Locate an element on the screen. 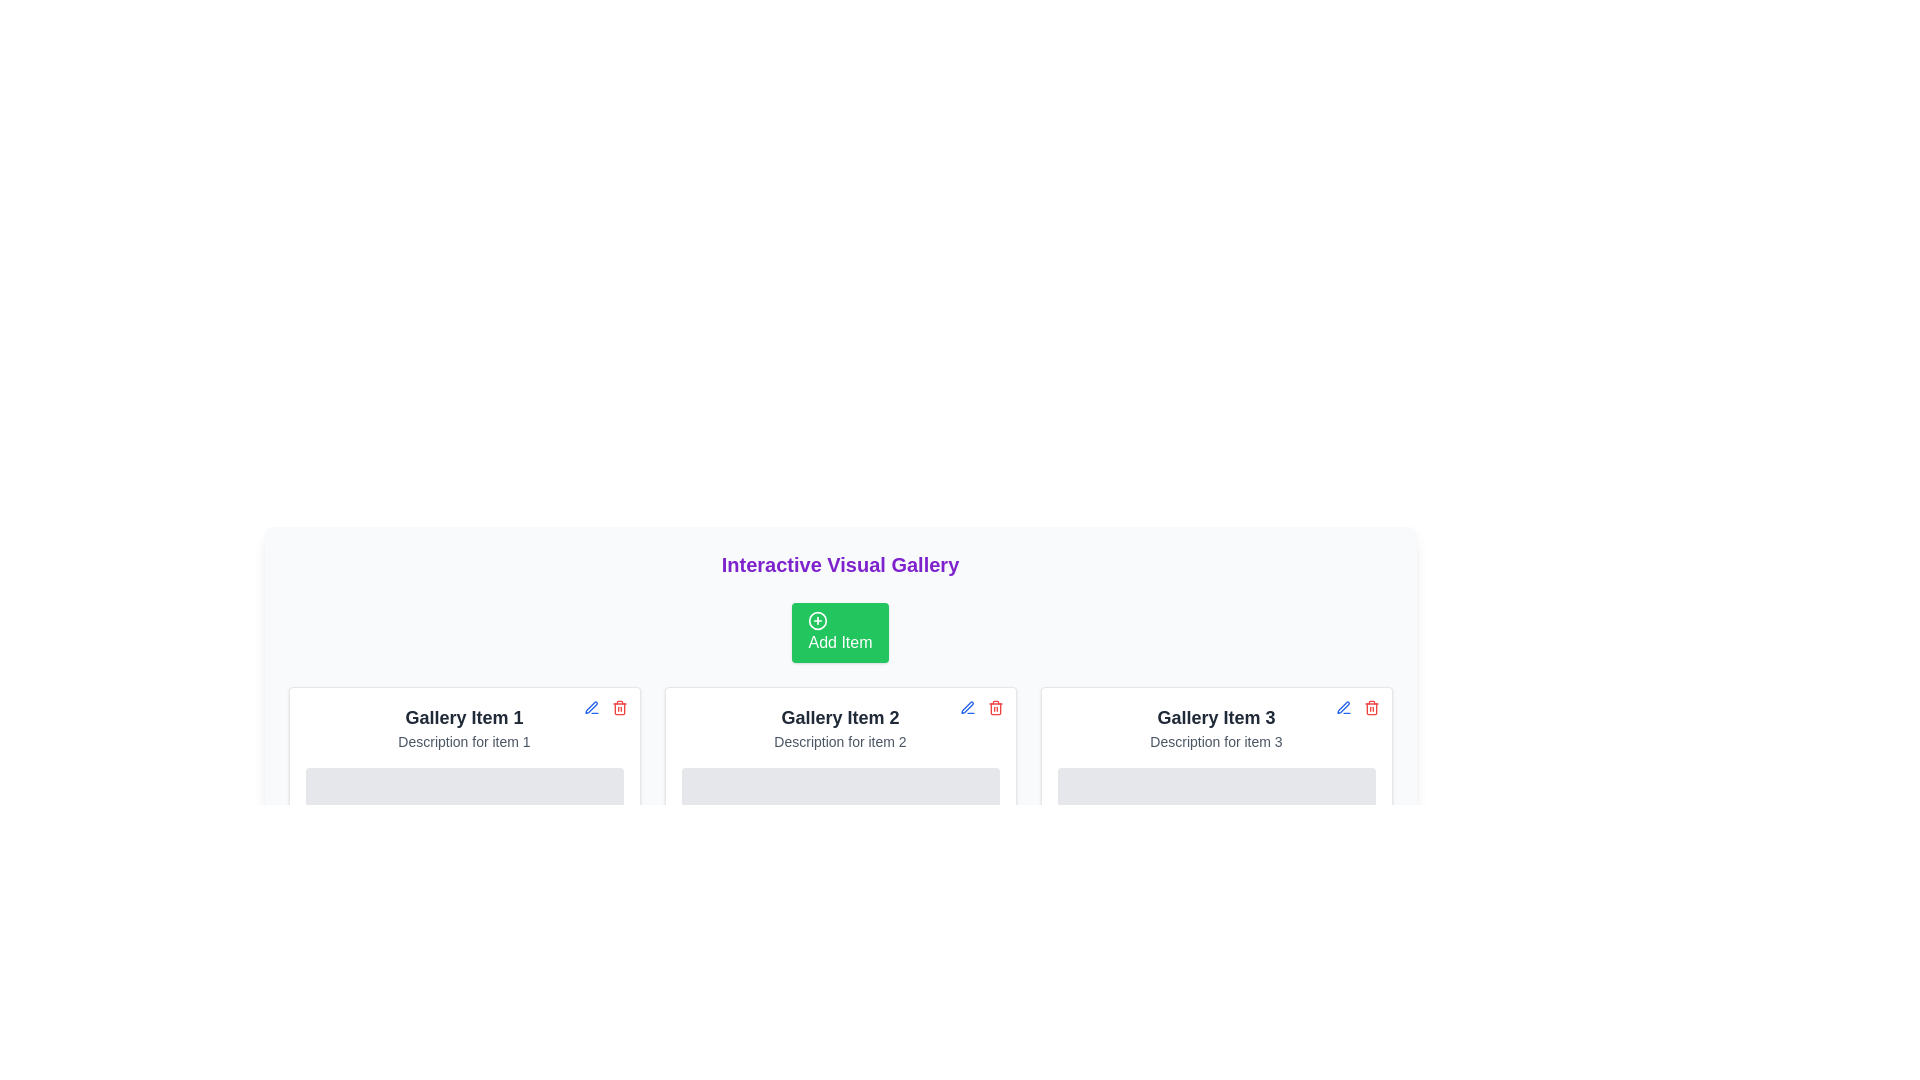  the circular 'Add Item' icon featuring a plus sign on a green background, located at the leftmost side of the button at the top-center of the grid interface is located at coordinates (818, 620).